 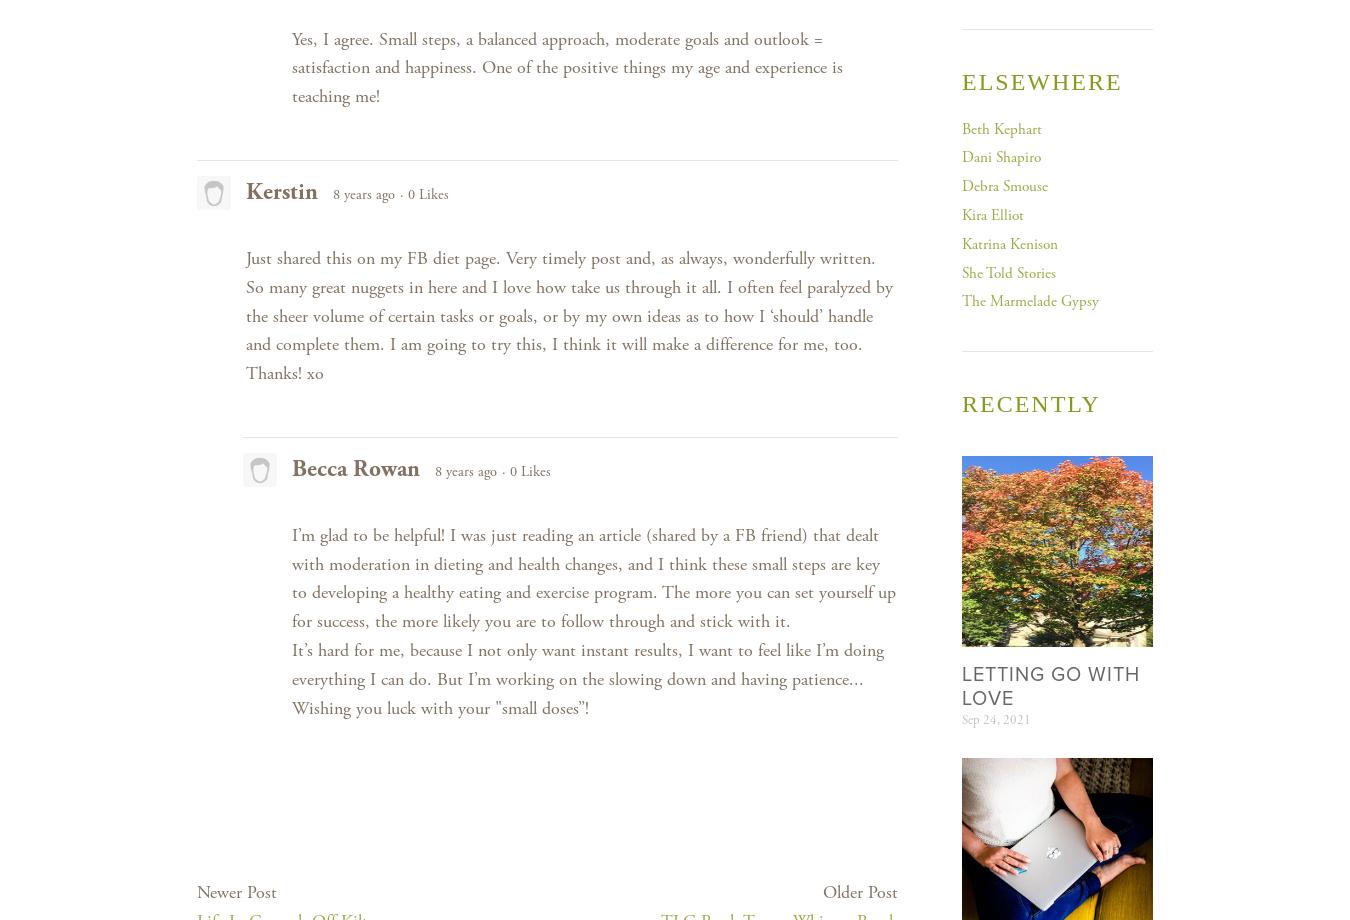 What do you see at coordinates (567, 67) in the screenshot?
I see `'Yes, I agree. Small steps, a balanced approach, moderate goals and outlook = satisfaction and happiness. One of the positive things my age and experience is teaching me!'` at bounding box center [567, 67].